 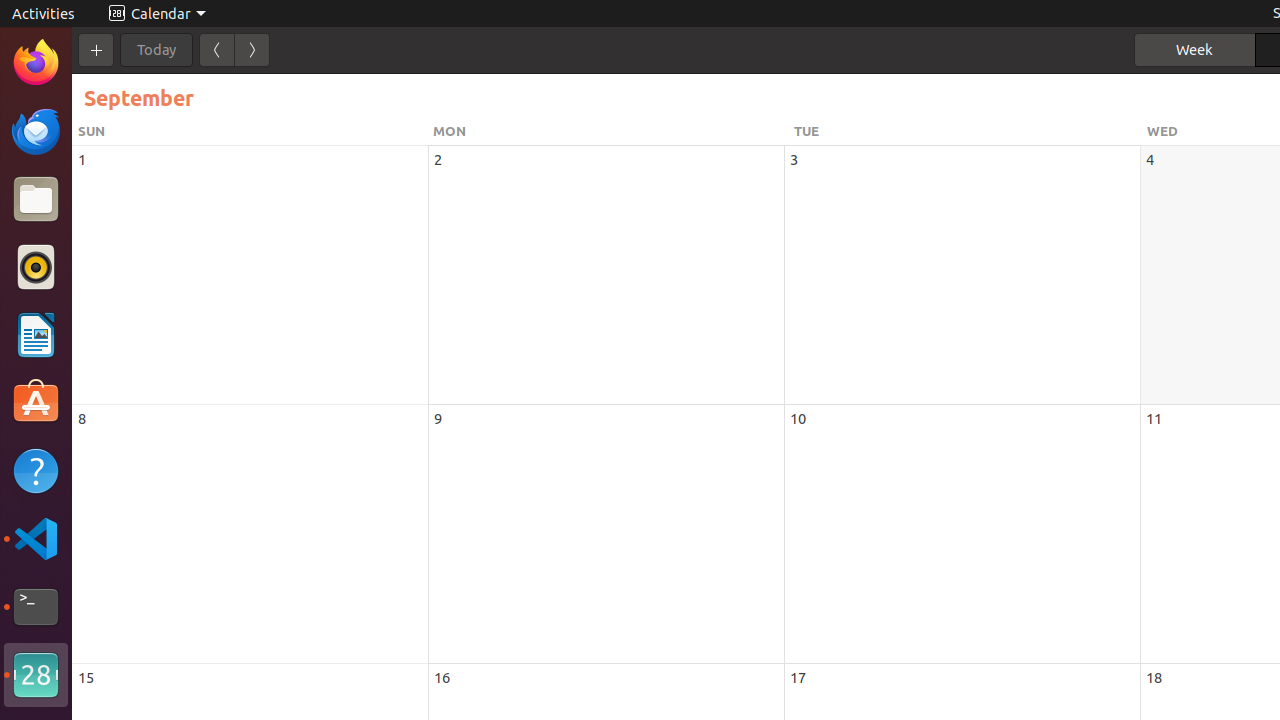 What do you see at coordinates (156, 13) in the screenshot?
I see `'Calendar'` at bounding box center [156, 13].